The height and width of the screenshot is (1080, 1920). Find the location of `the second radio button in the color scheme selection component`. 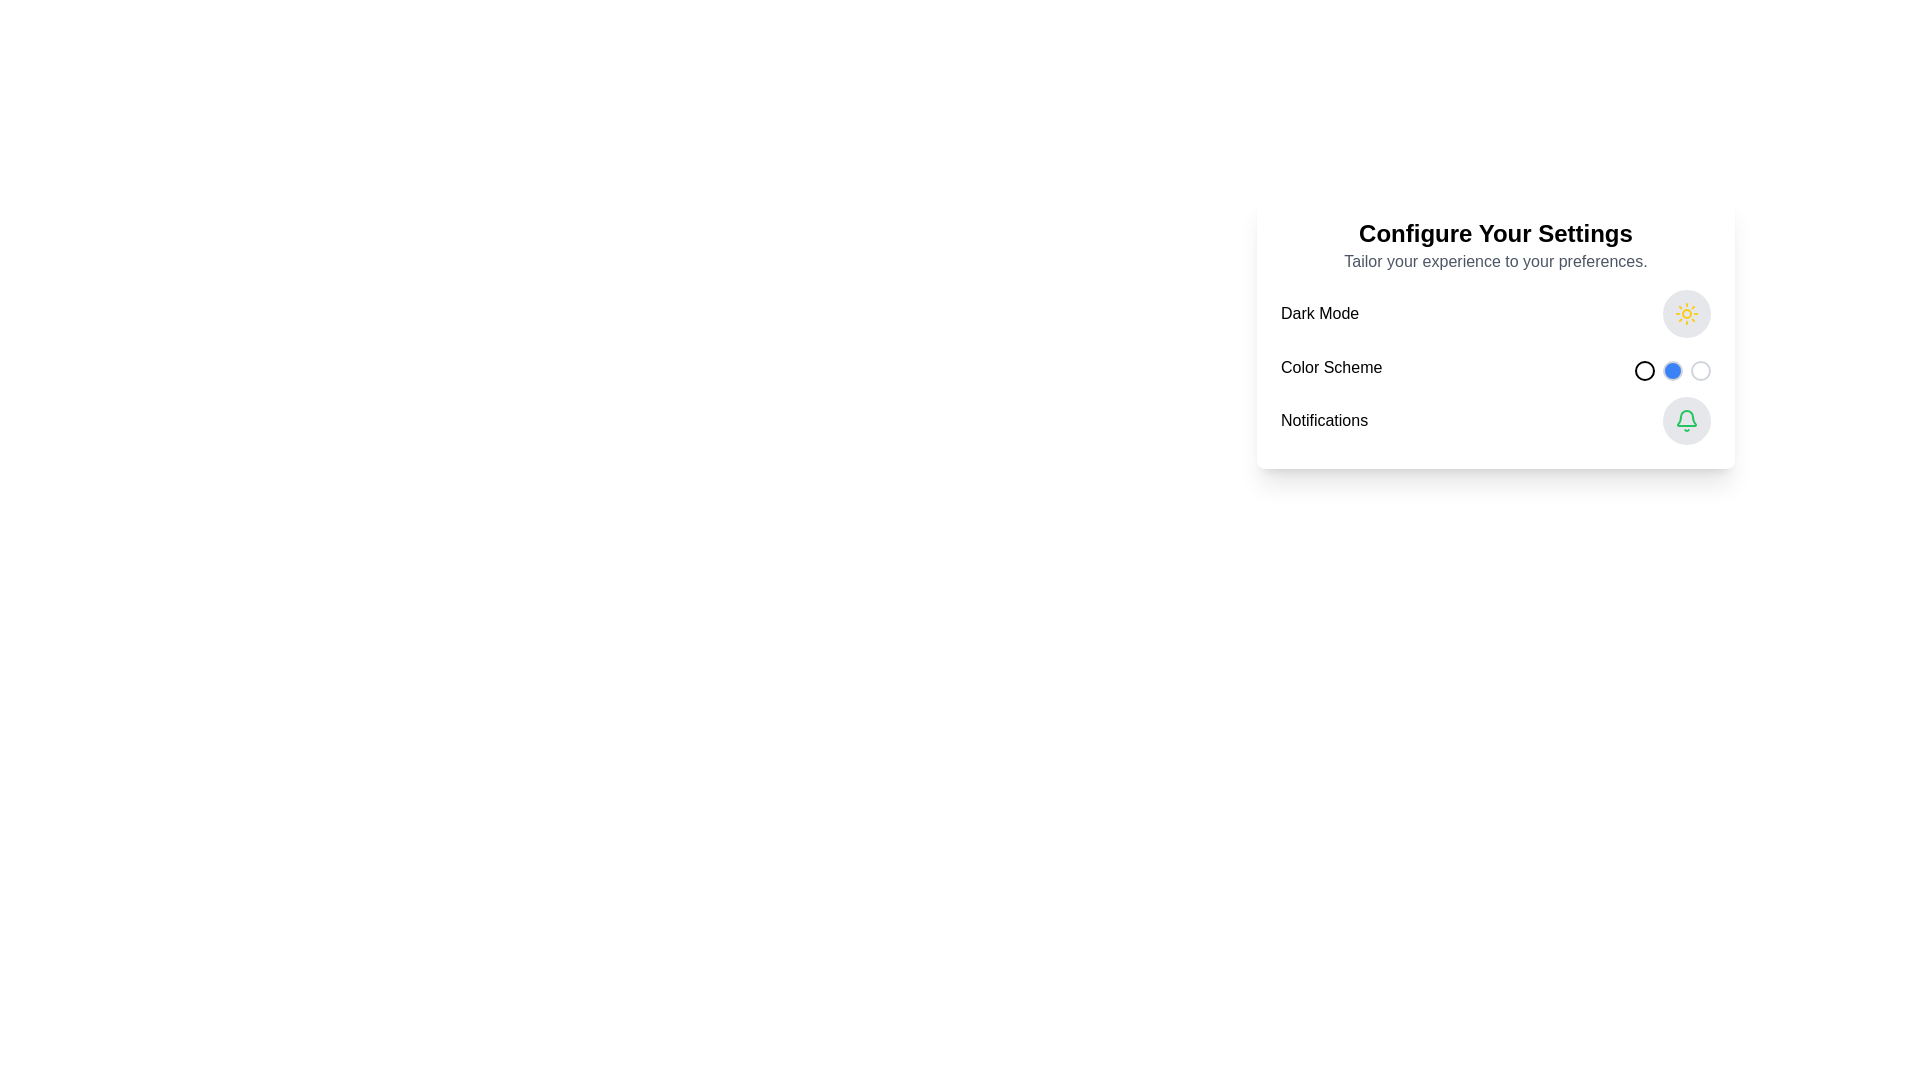

the second radio button in the color scheme selection component is located at coordinates (1496, 367).